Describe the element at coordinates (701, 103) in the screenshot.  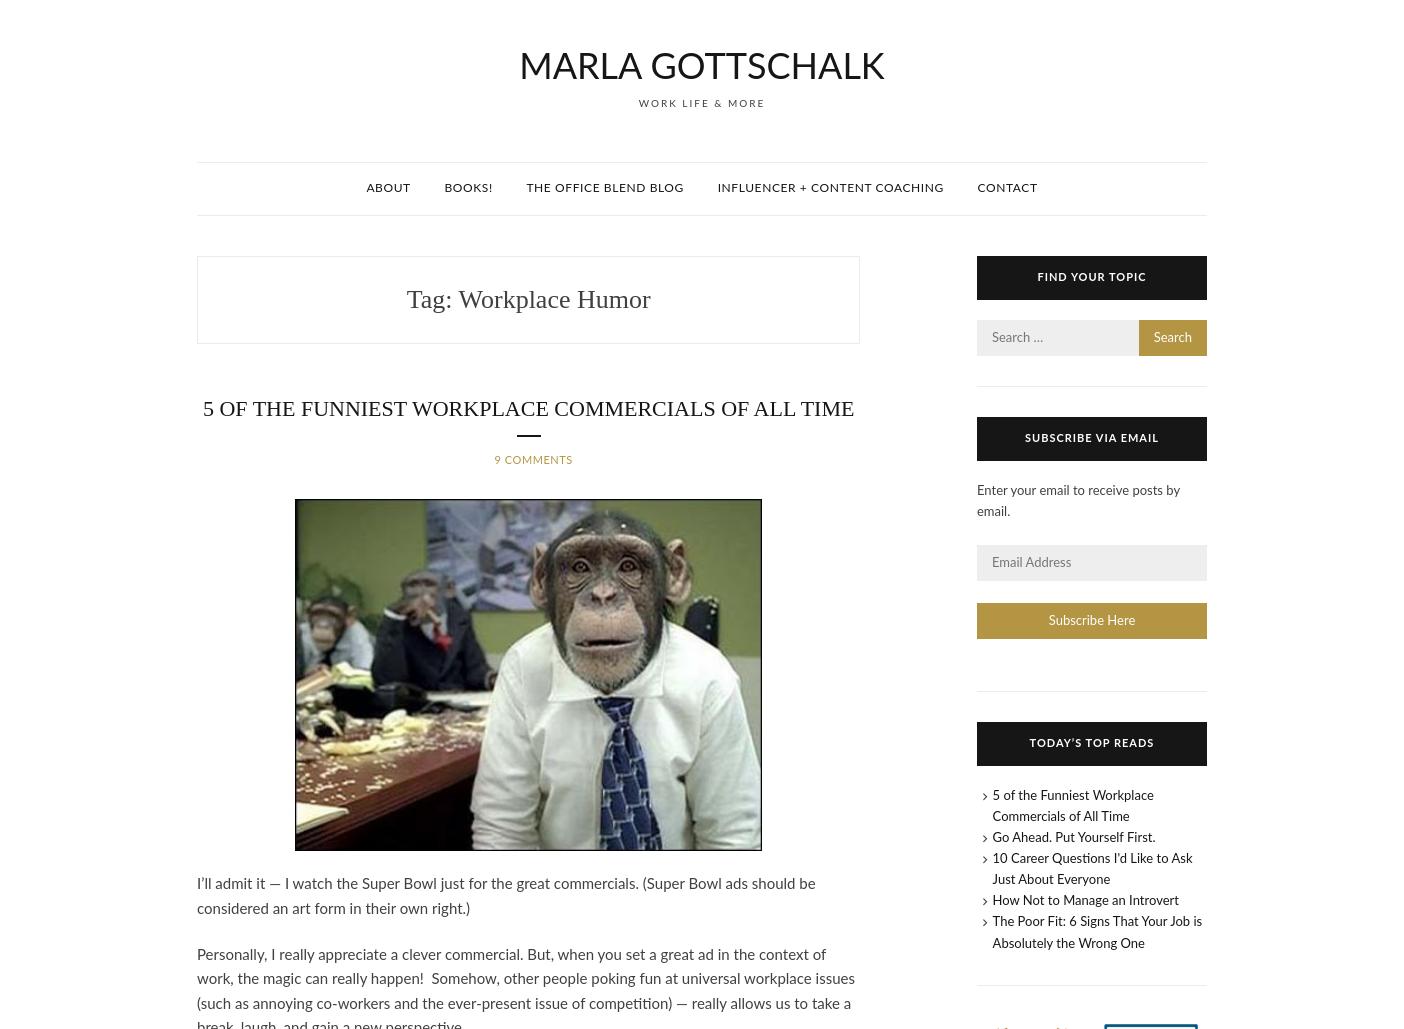
I see `'Work Life & More'` at that location.